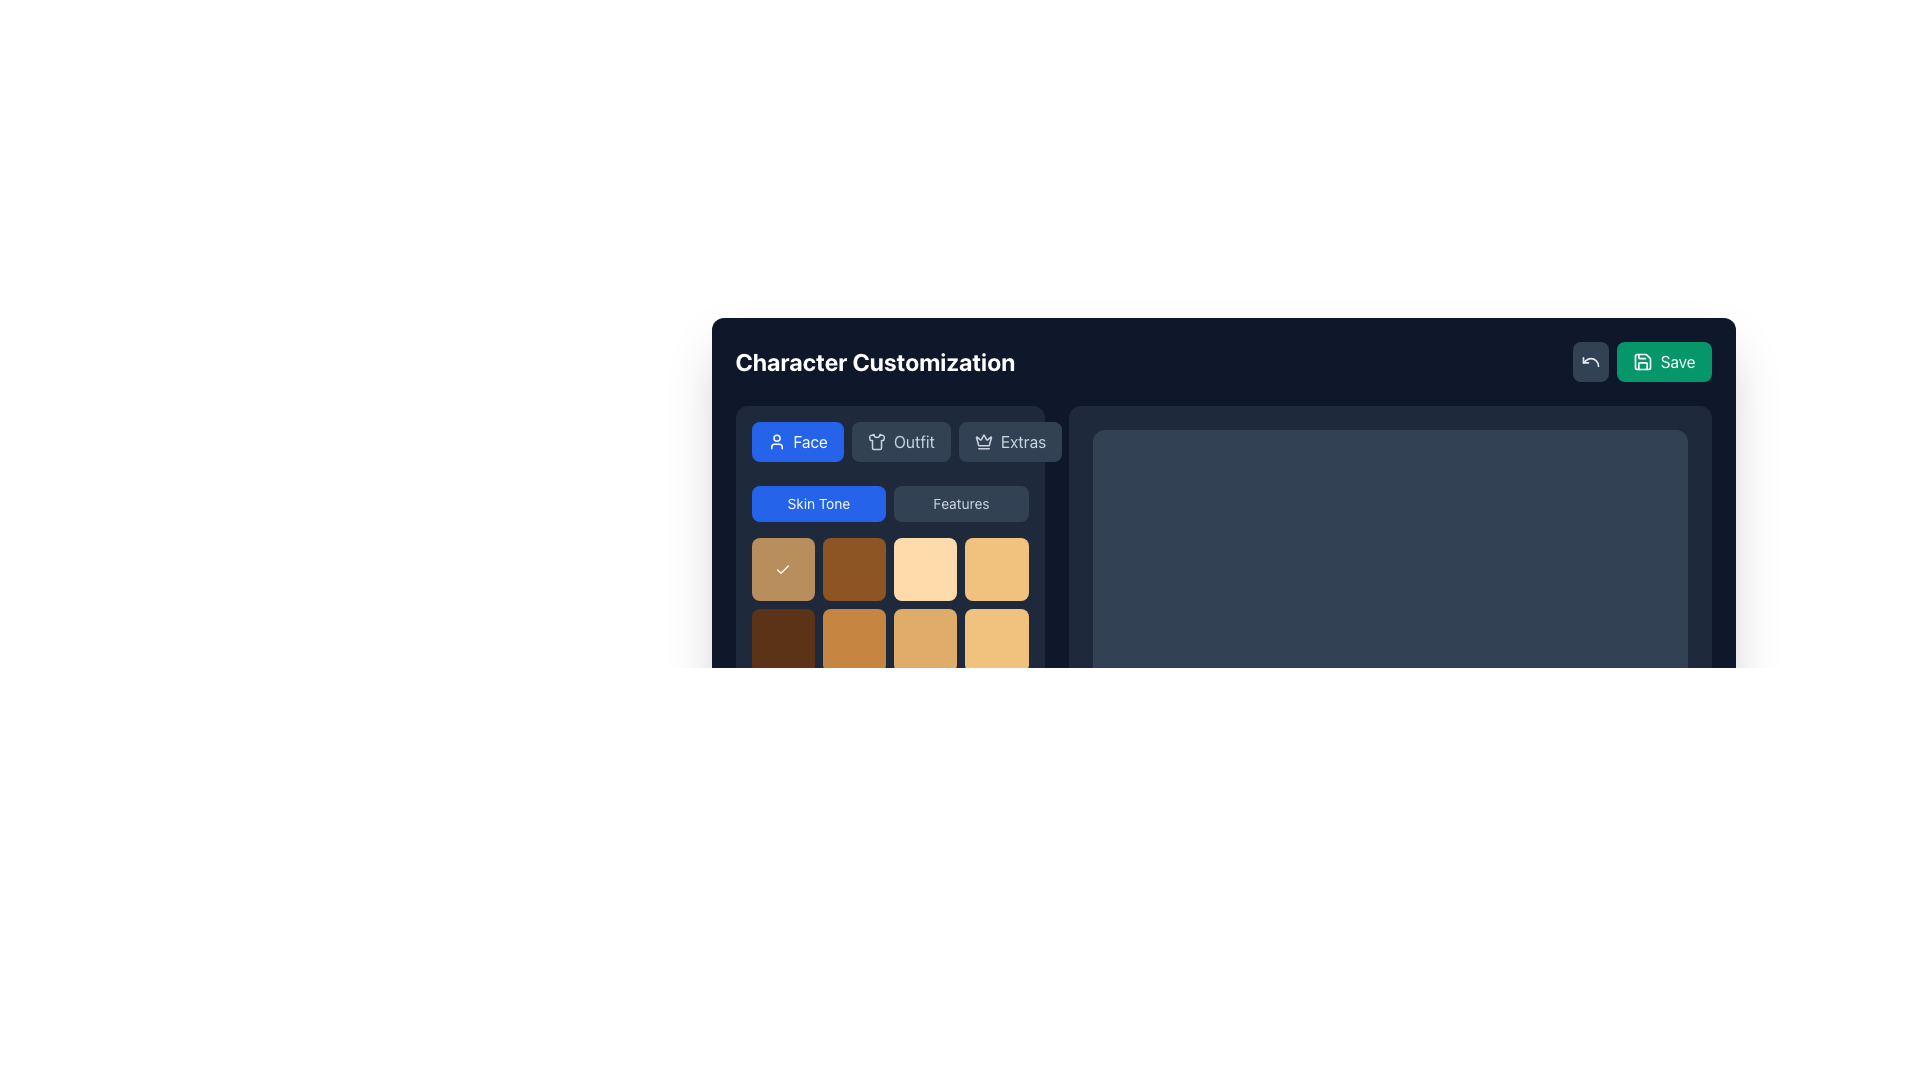 Image resolution: width=1920 pixels, height=1080 pixels. Describe the element at coordinates (889, 441) in the screenshot. I see `the Navigation bar with selectable buttons located below the 'Character Customization' header to navigate` at that location.